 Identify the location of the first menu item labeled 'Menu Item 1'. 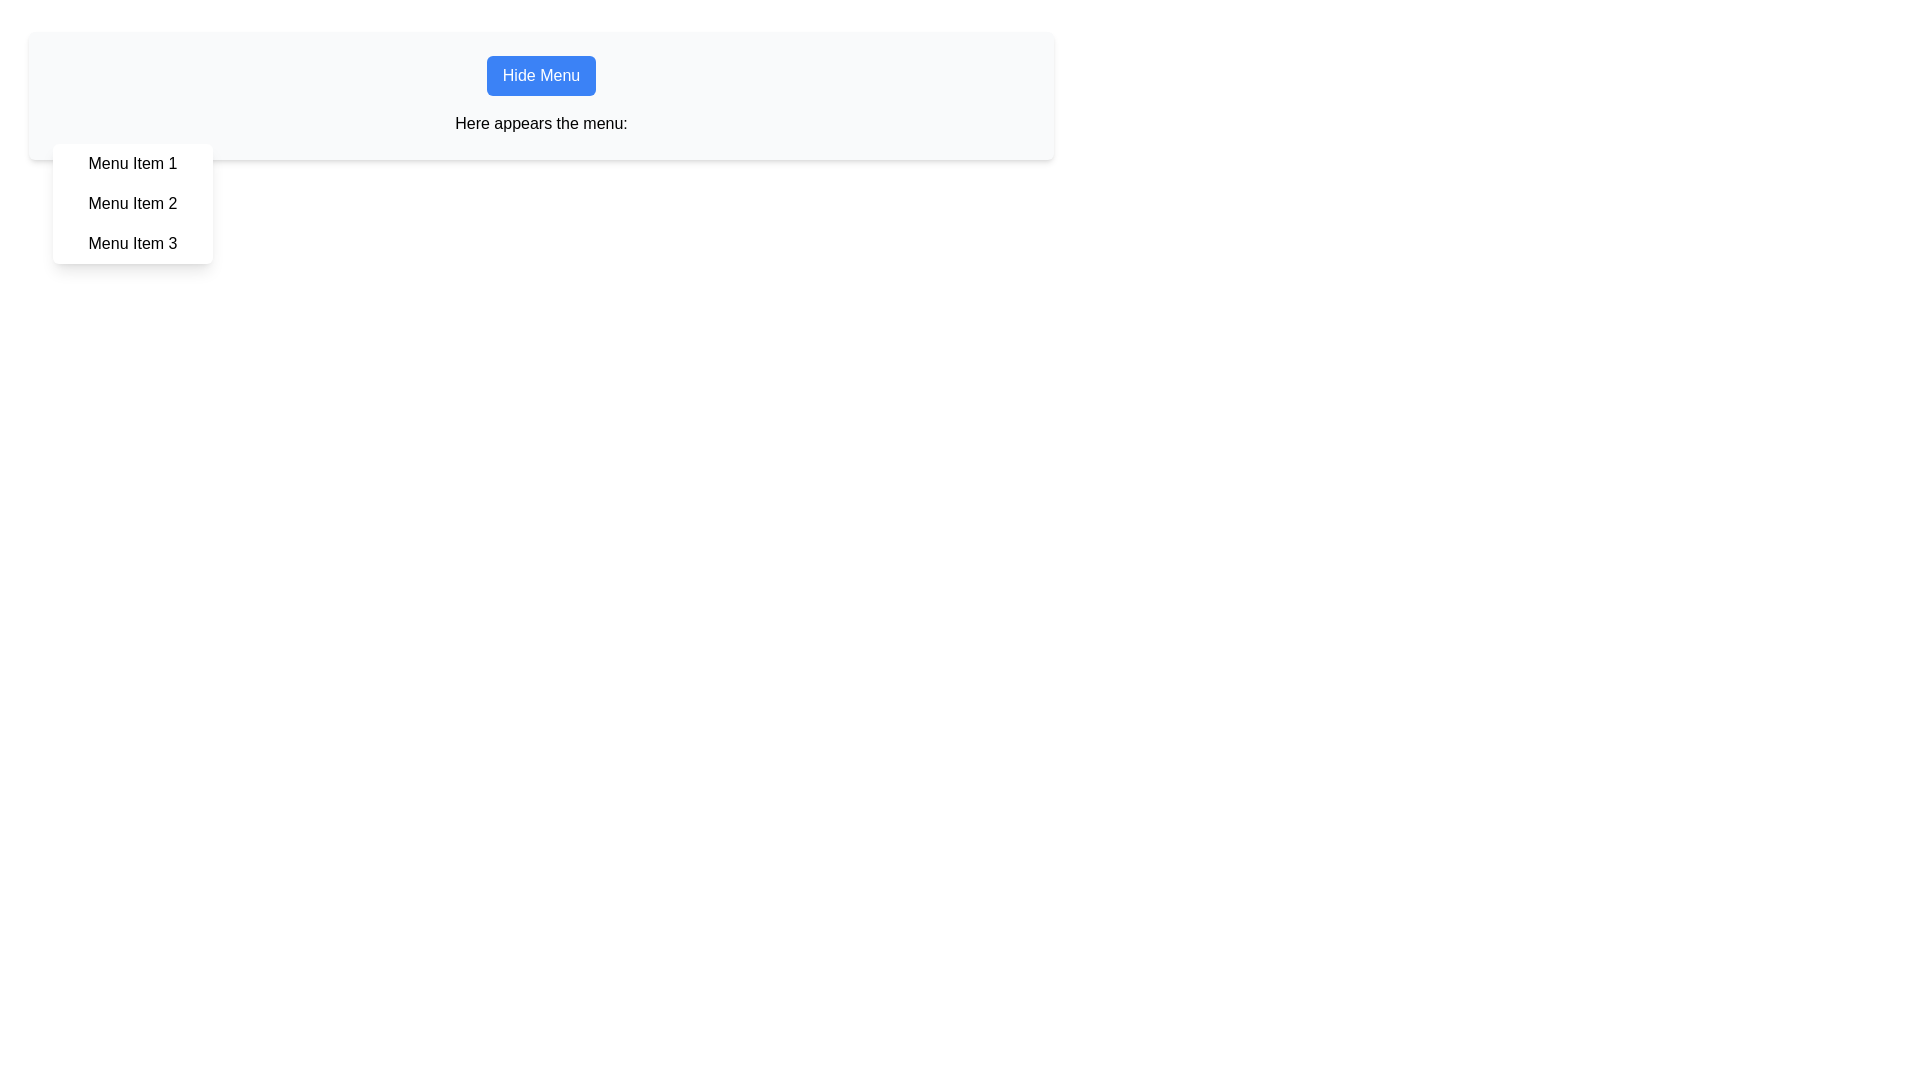
(132, 163).